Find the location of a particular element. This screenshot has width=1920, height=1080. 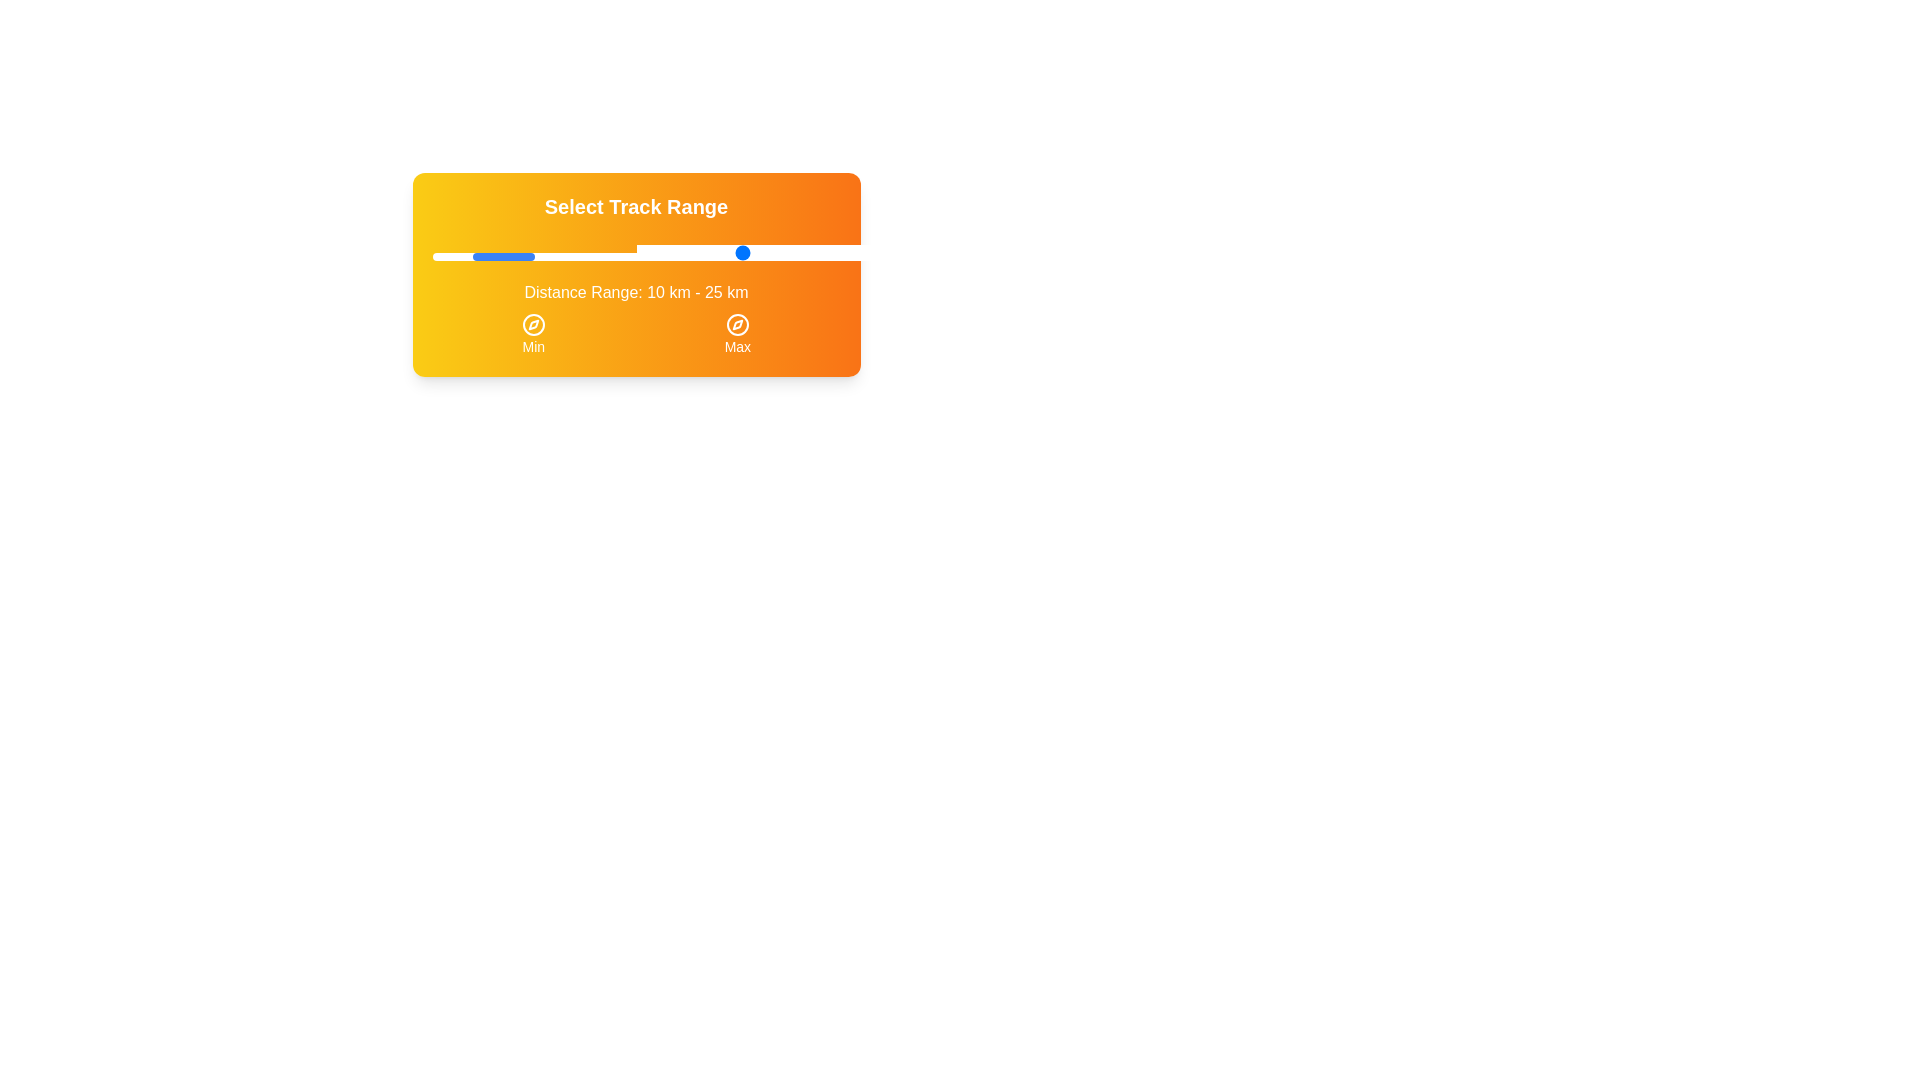

the range slider's value is located at coordinates (721, 256).